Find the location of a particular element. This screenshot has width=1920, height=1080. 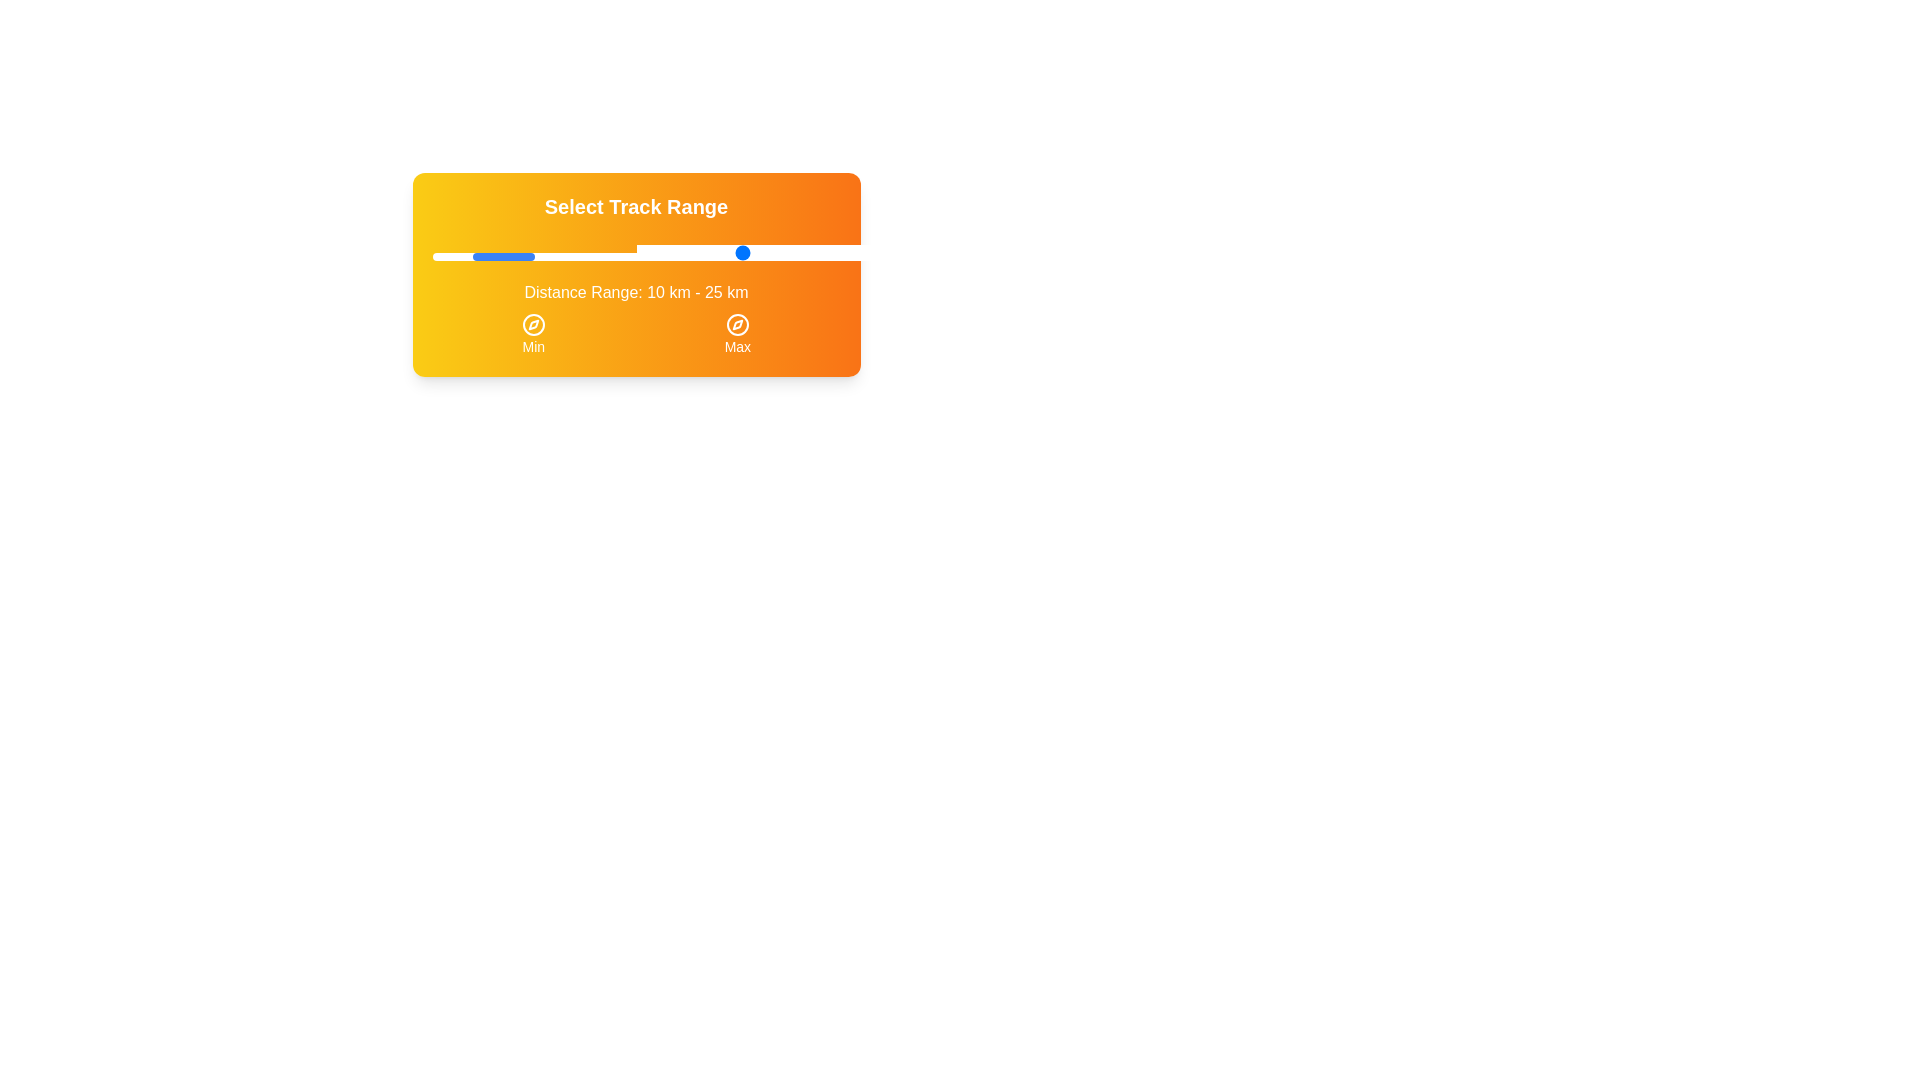

the range slider's value is located at coordinates (721, 256).